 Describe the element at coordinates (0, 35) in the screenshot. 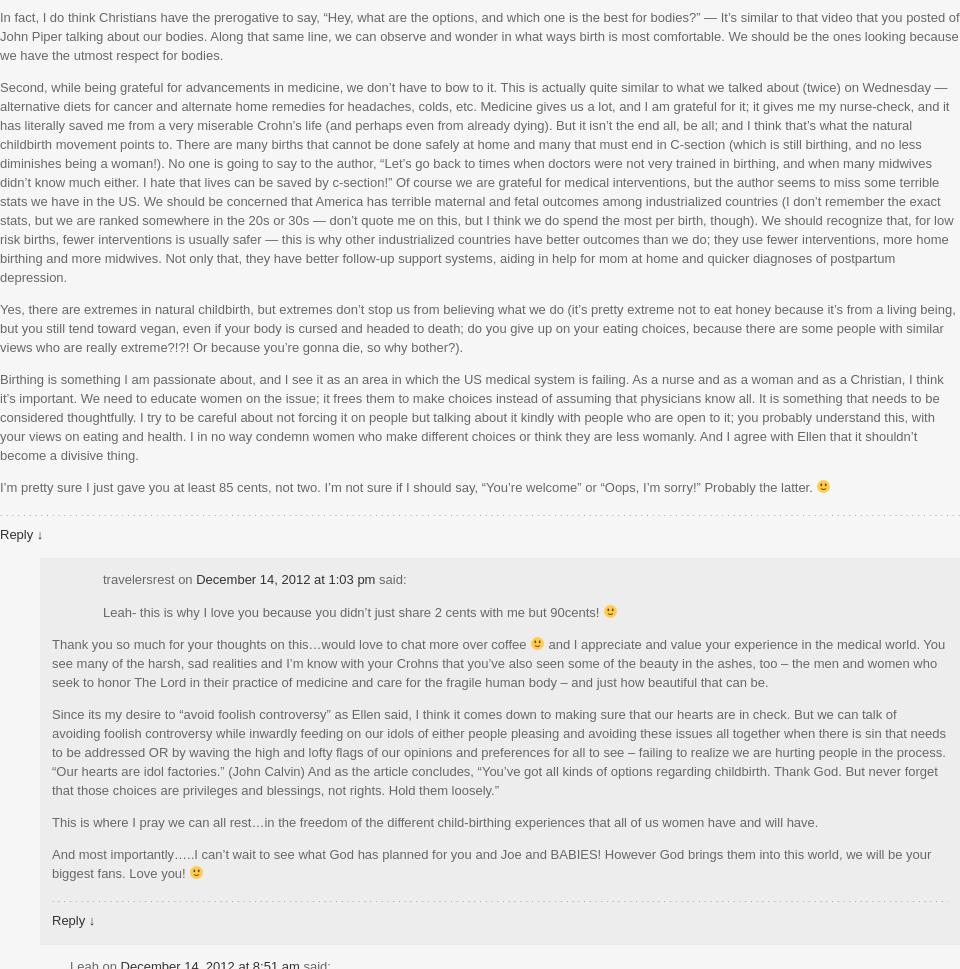

I see `'In fact, I do think Christians have the prerogative to say, “Hey, what are the options, and which one is the best for bodies?” — It’s similar to that video that you posted of John Piper talking about our bodies. Along that same line, we can observe and wonder in what ways birth is most comfortable. We should be the ones looking because we have the utmost respect for bodies.'` at that location.